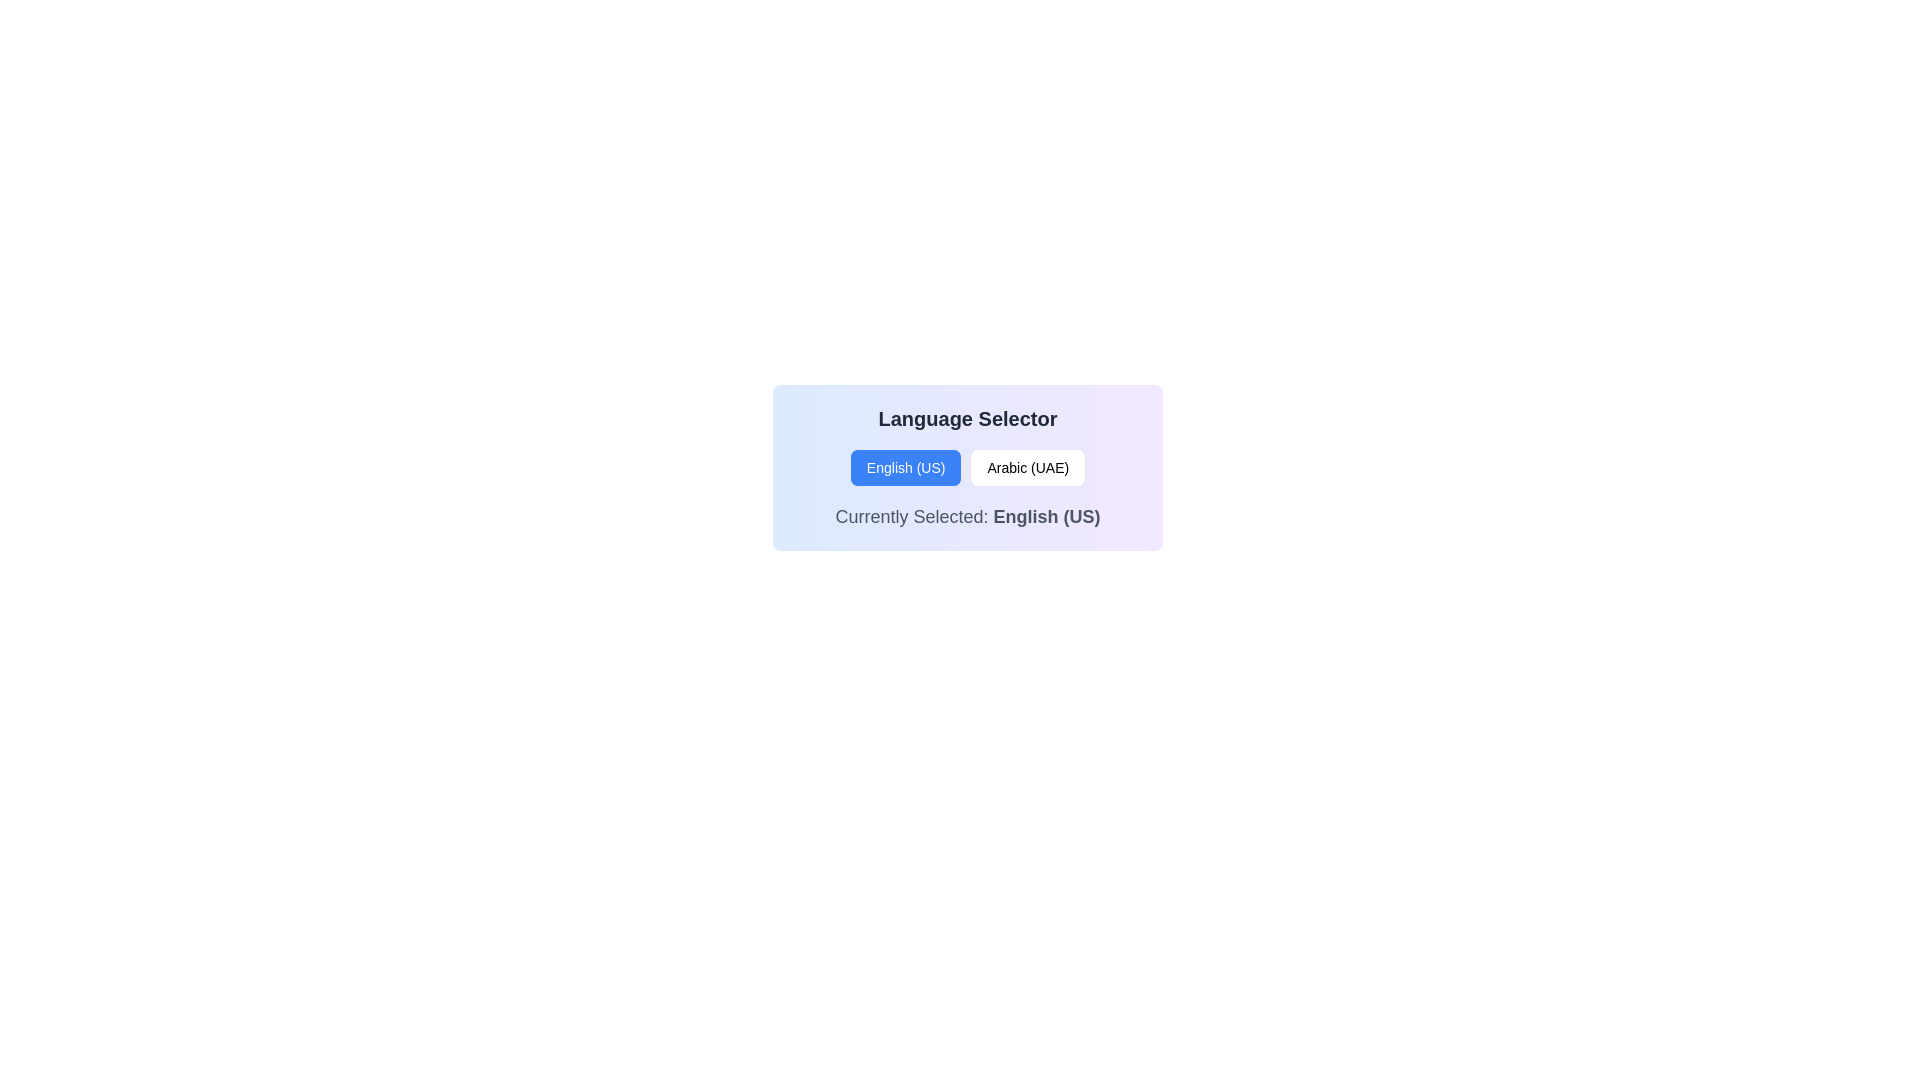 This screenshot has width=1920, height=1080. What do you see at coordinates (968, 467) in the screenshot?
I see `the 'Arabic (UAE)' button in the Interactive language selector UI block` at bounding box center [968, 467].